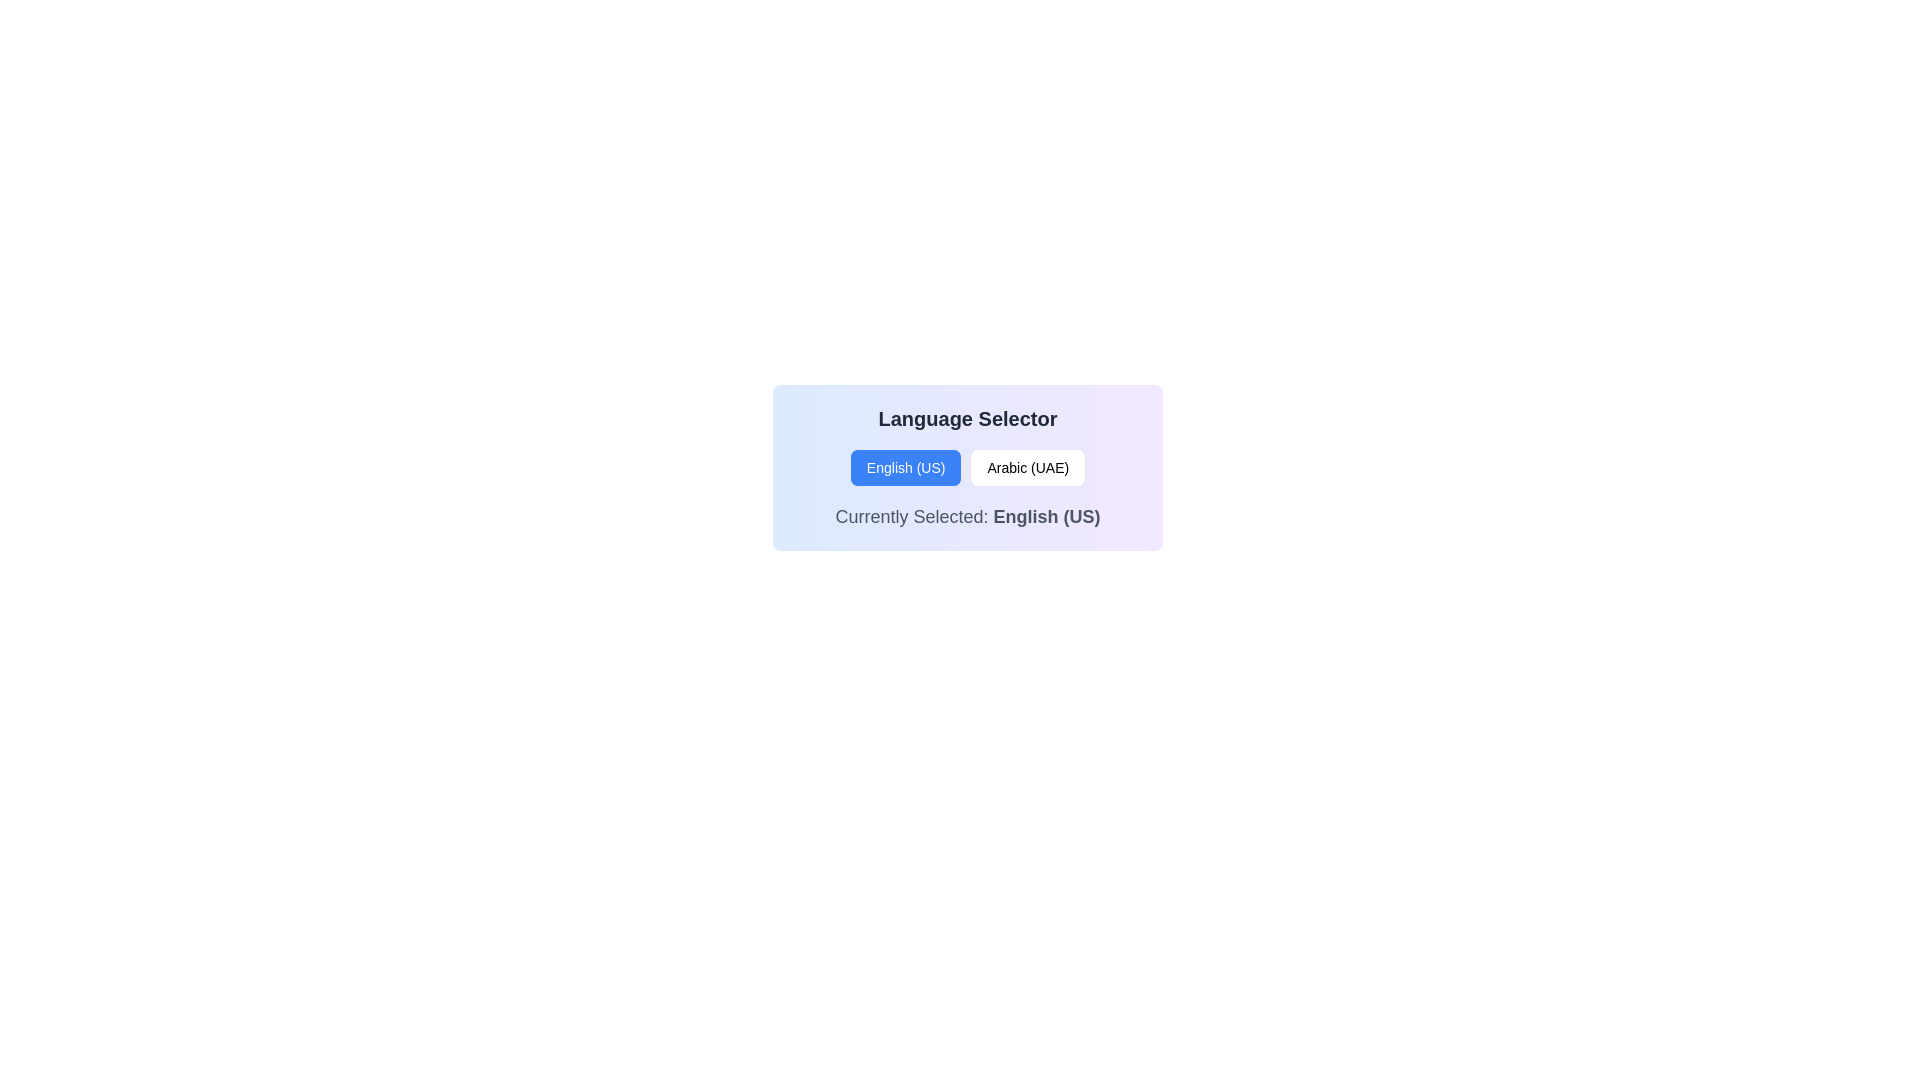 This screenshot has width=1920, height=1080. What do you see at coordinates (968, 467) in the screenshot?
I see `the 'Arabic (UAE)' button in the Interactive language selector UI block` at bounding box center [968, 467].